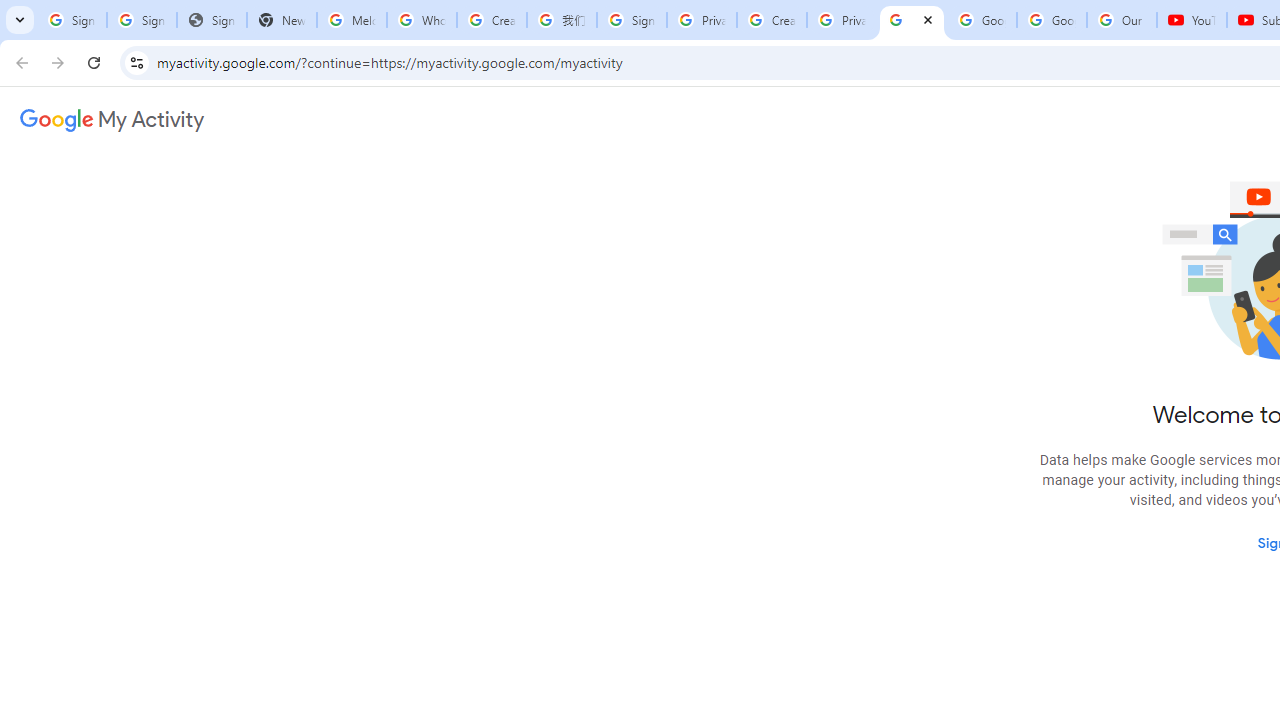  Describe the element at coordinates (630, 20) in the screenshot. I see `'Sign in - Google Accounts'` at that location.